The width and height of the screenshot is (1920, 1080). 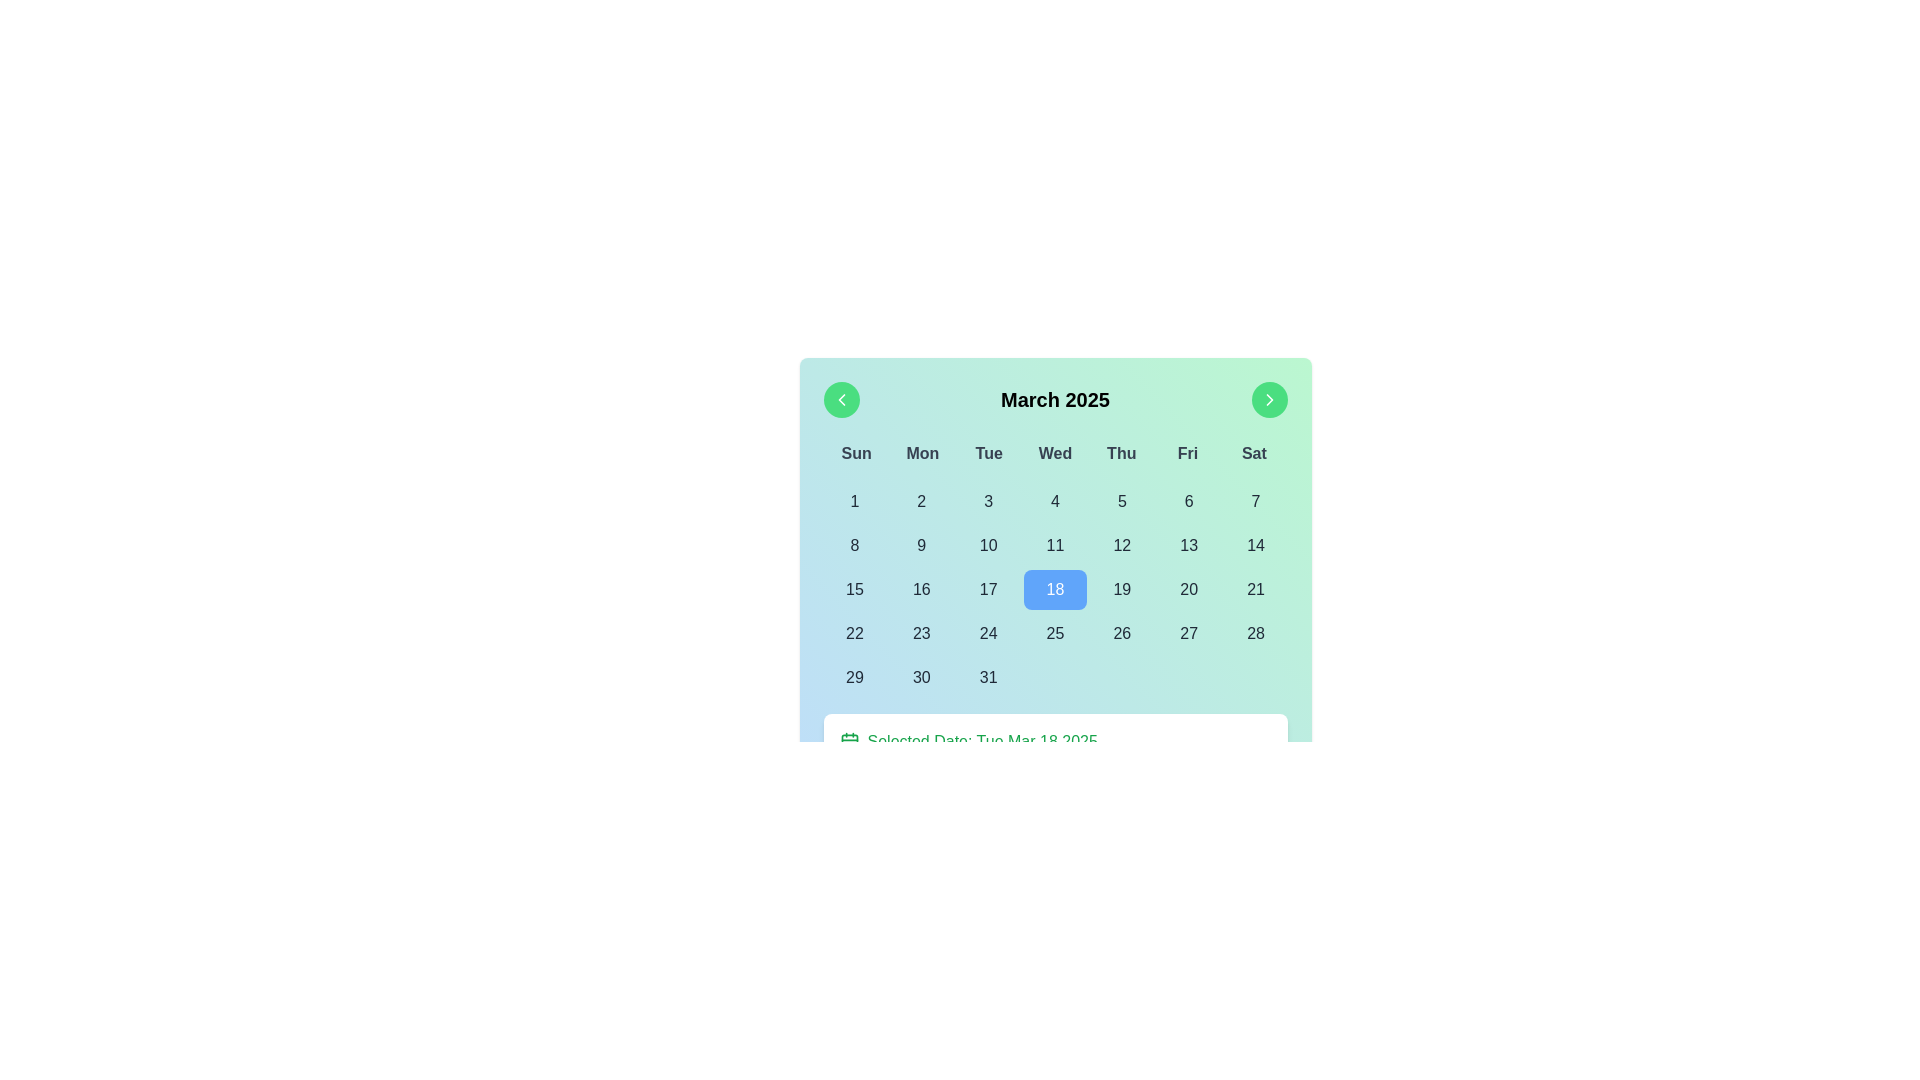 What do you see at coordinates (841, 400) in the screenshot?
I see `the left-pointing chevron icon embedded in the circular green navigation button` at bounding box center [841, 400].